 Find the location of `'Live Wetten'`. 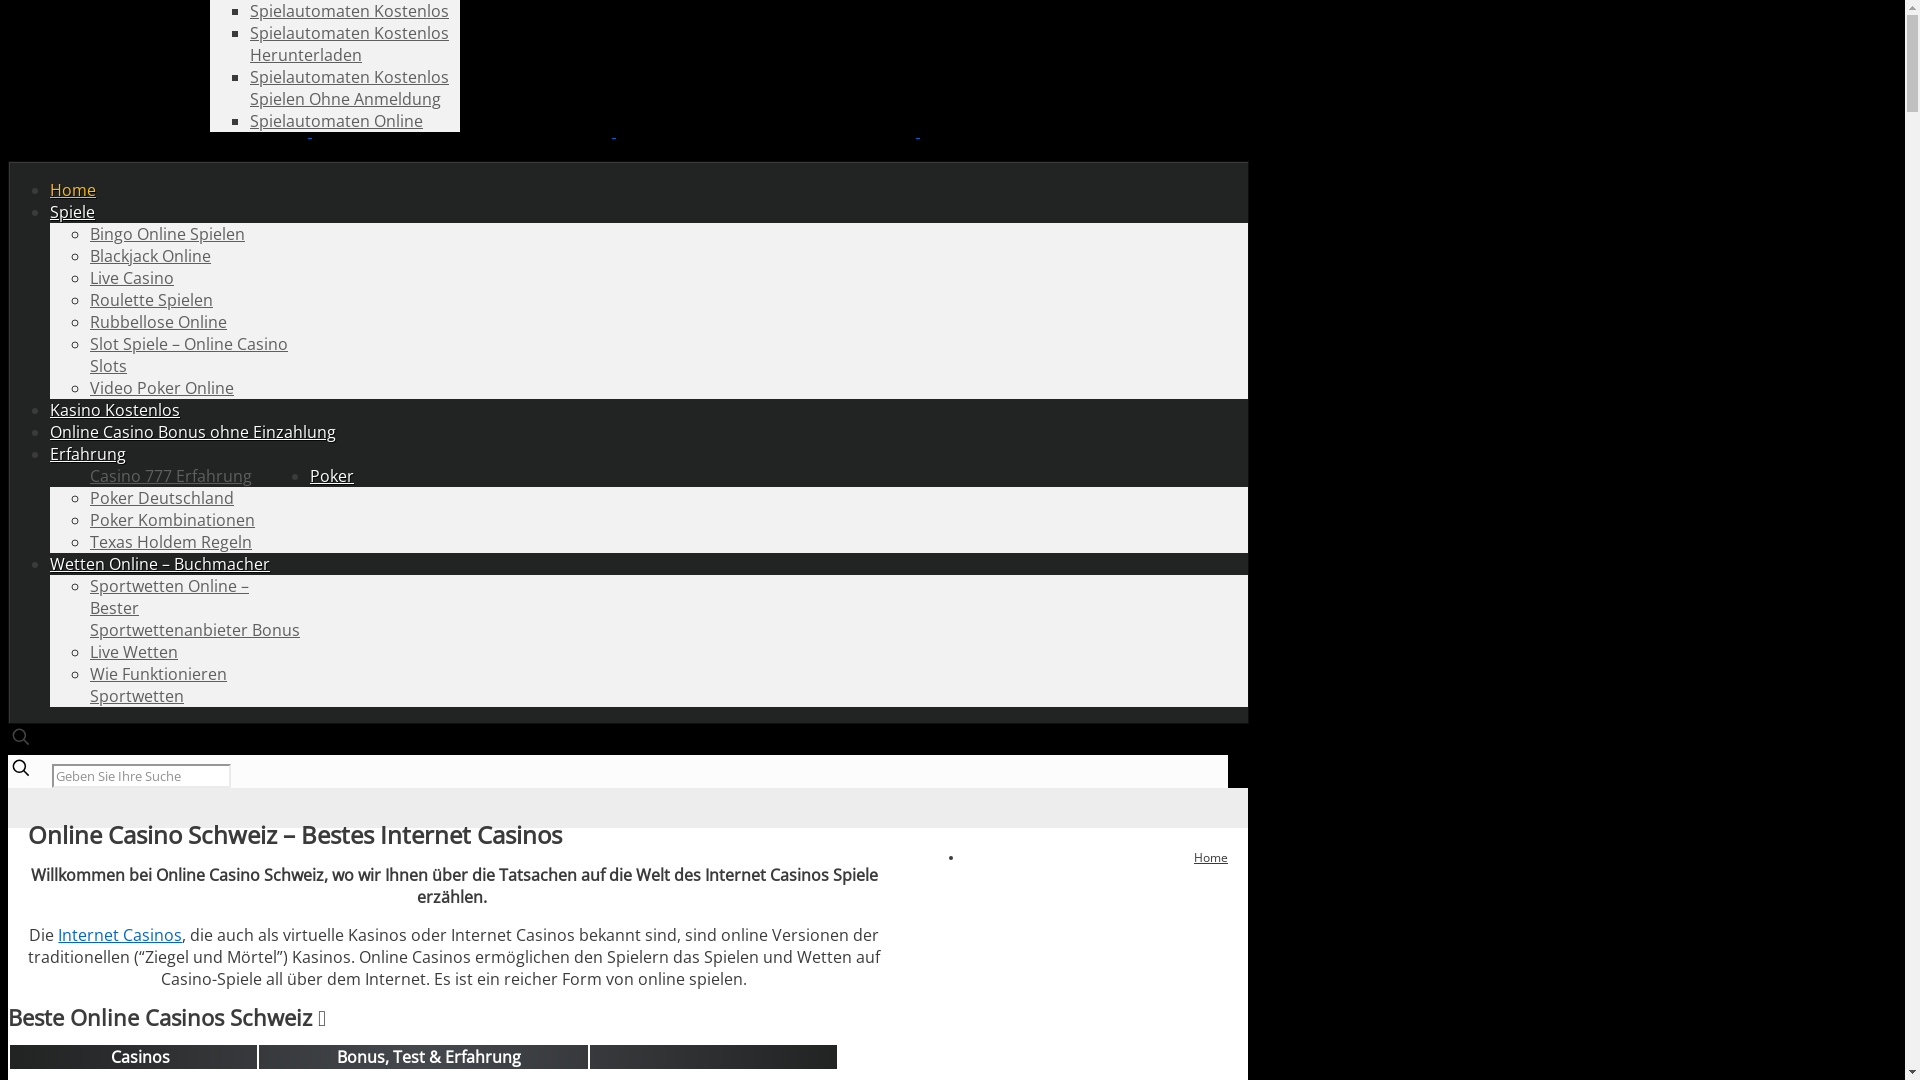

'Live Wetten' is located at coordinates (133, 651).